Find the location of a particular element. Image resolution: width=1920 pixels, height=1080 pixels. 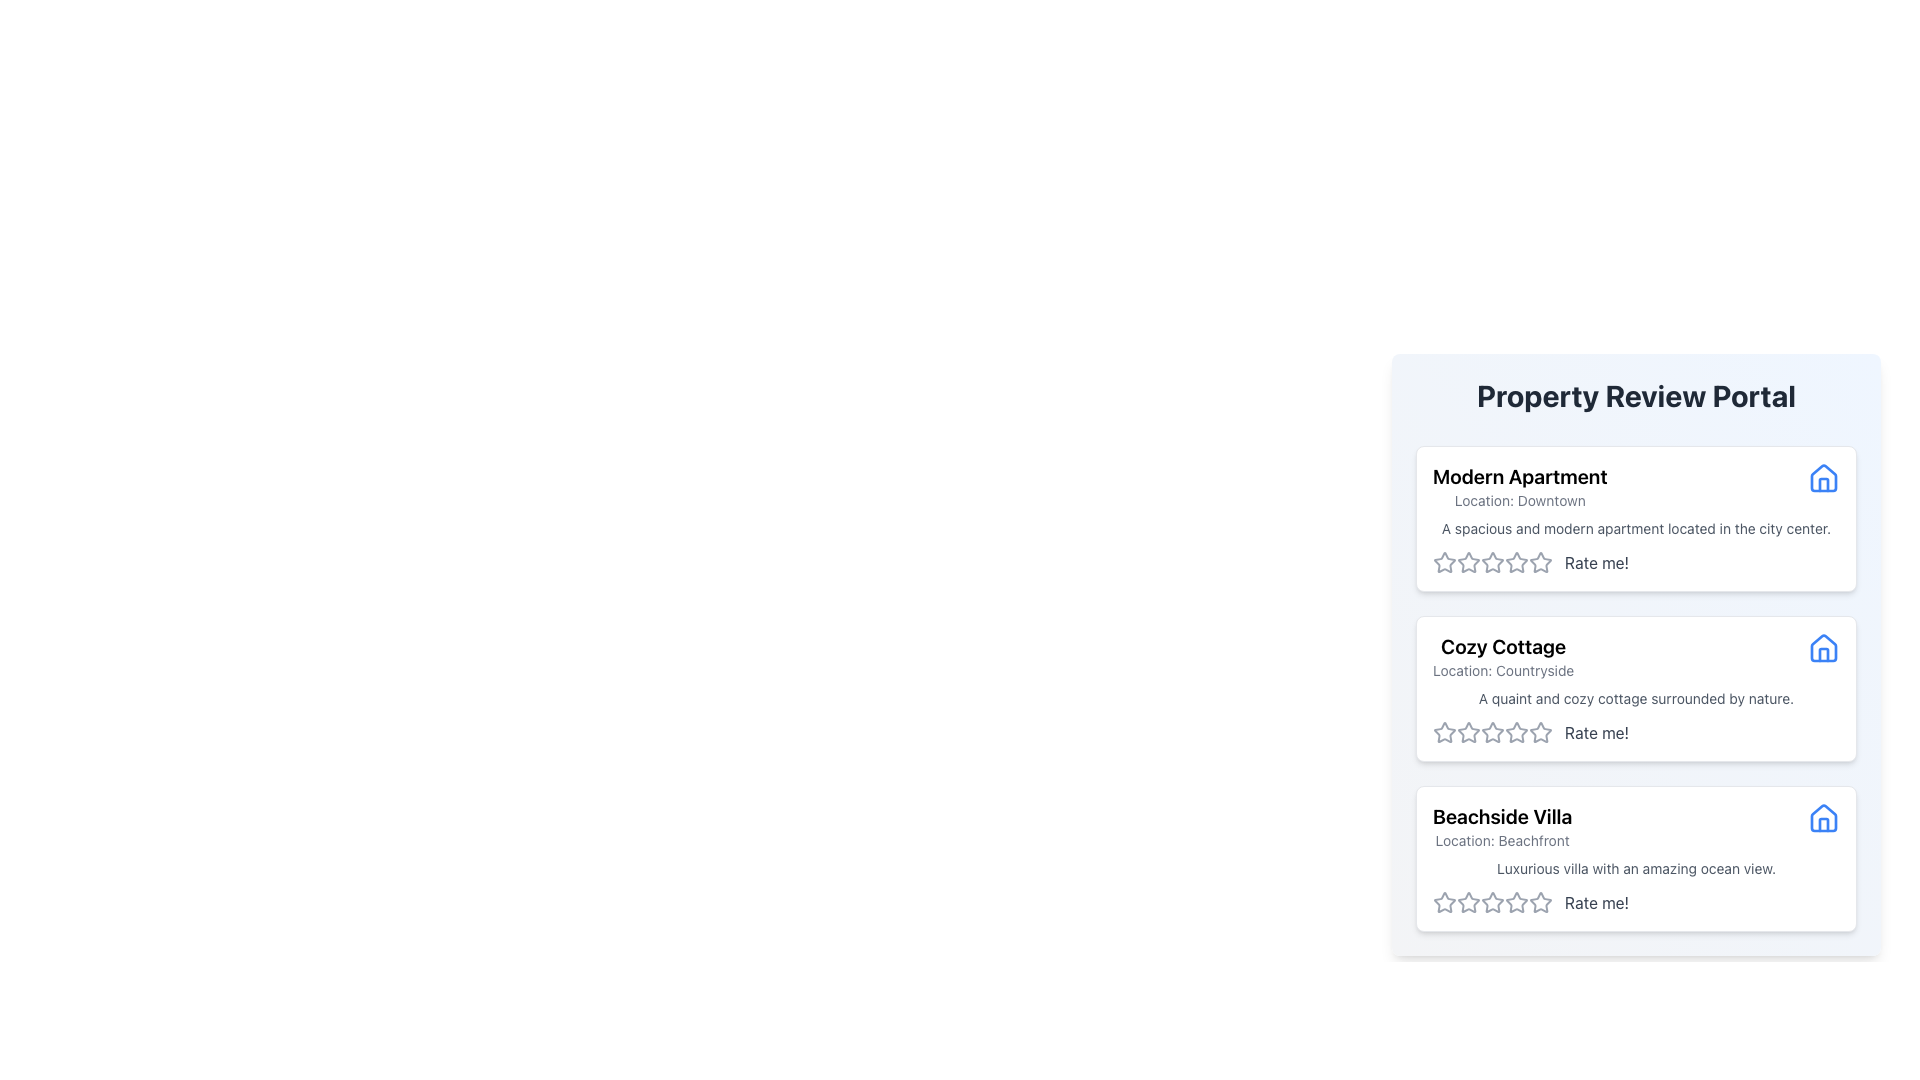

the text label displaying 'A spacious and modern apartment located in the city center.' which is styled in a smaller gray font, located within a property review card below the title 'Modern Apartment' is located at coordinates (1636, 527).